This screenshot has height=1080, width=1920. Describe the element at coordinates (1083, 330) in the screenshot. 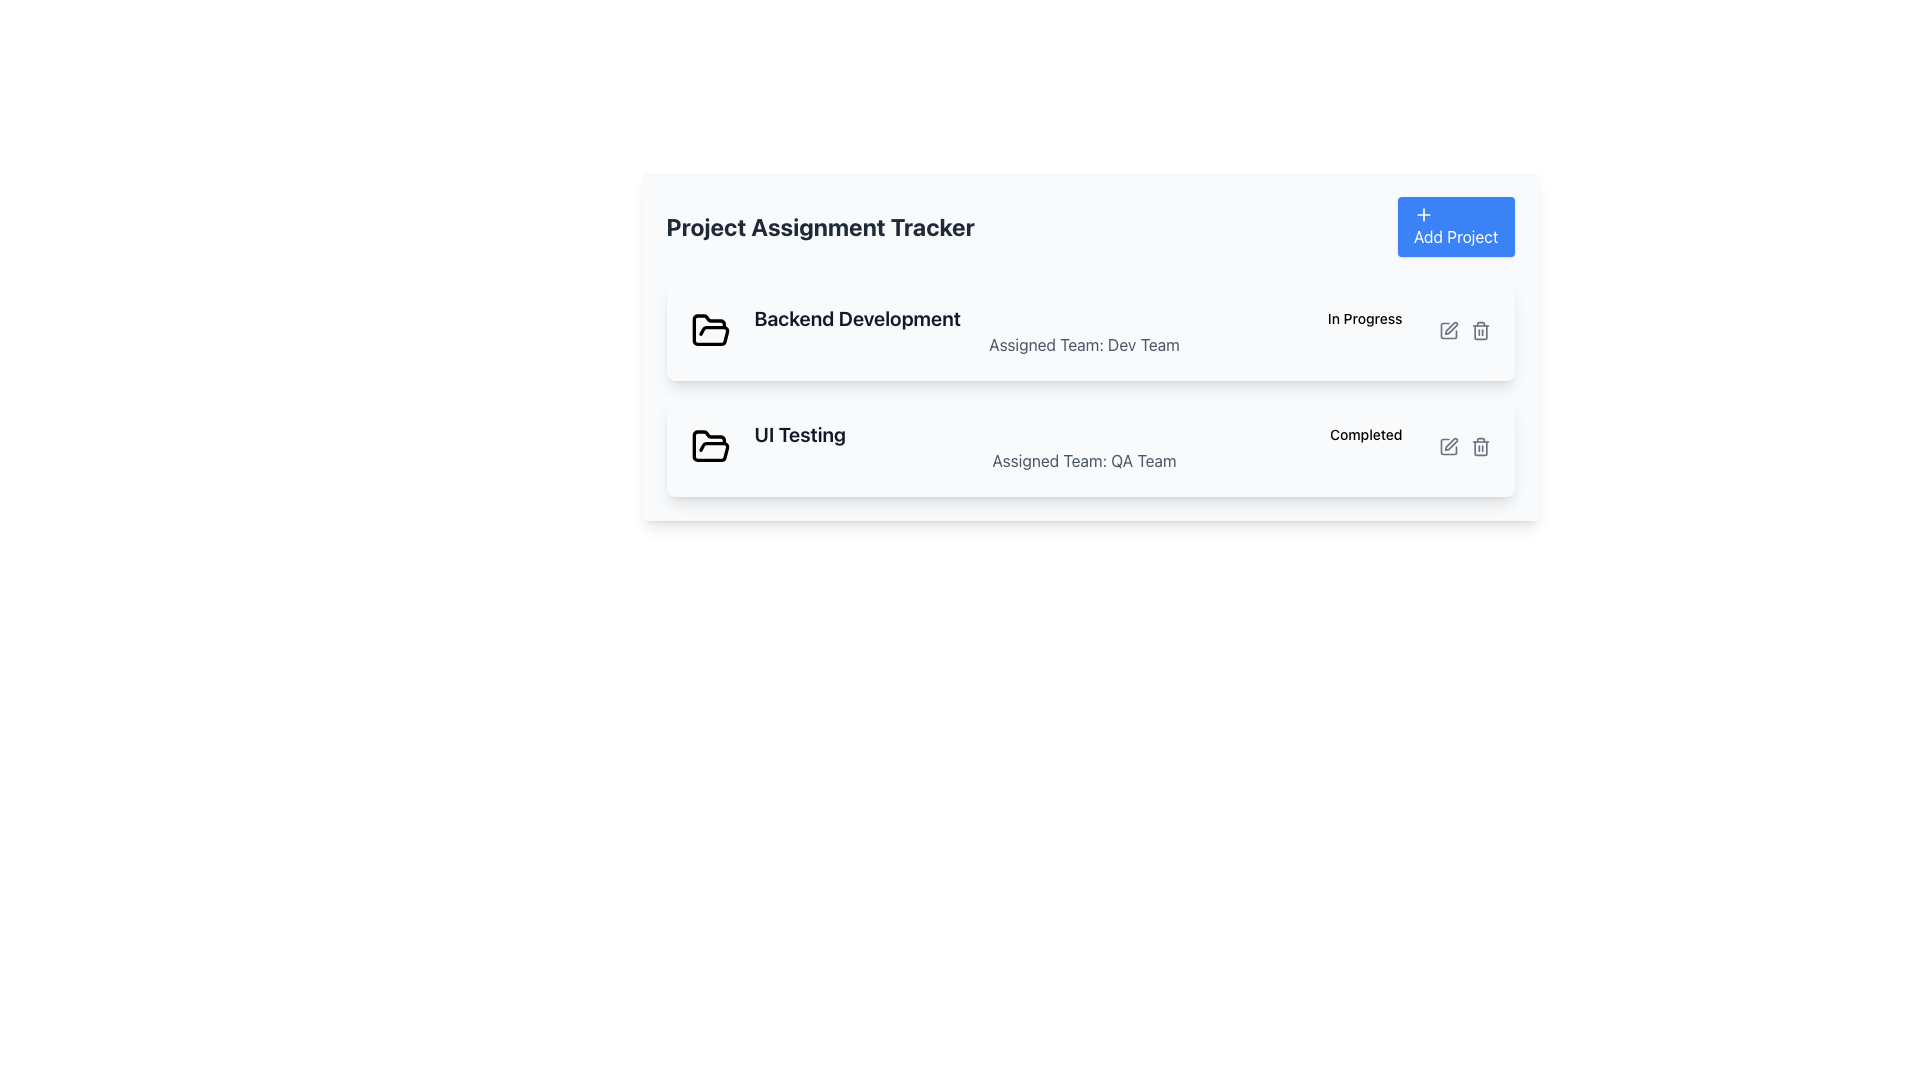

I see `the Text and badge element that indicates detailed information about a development task, including its title, status, and the team responsible for it` at that location.